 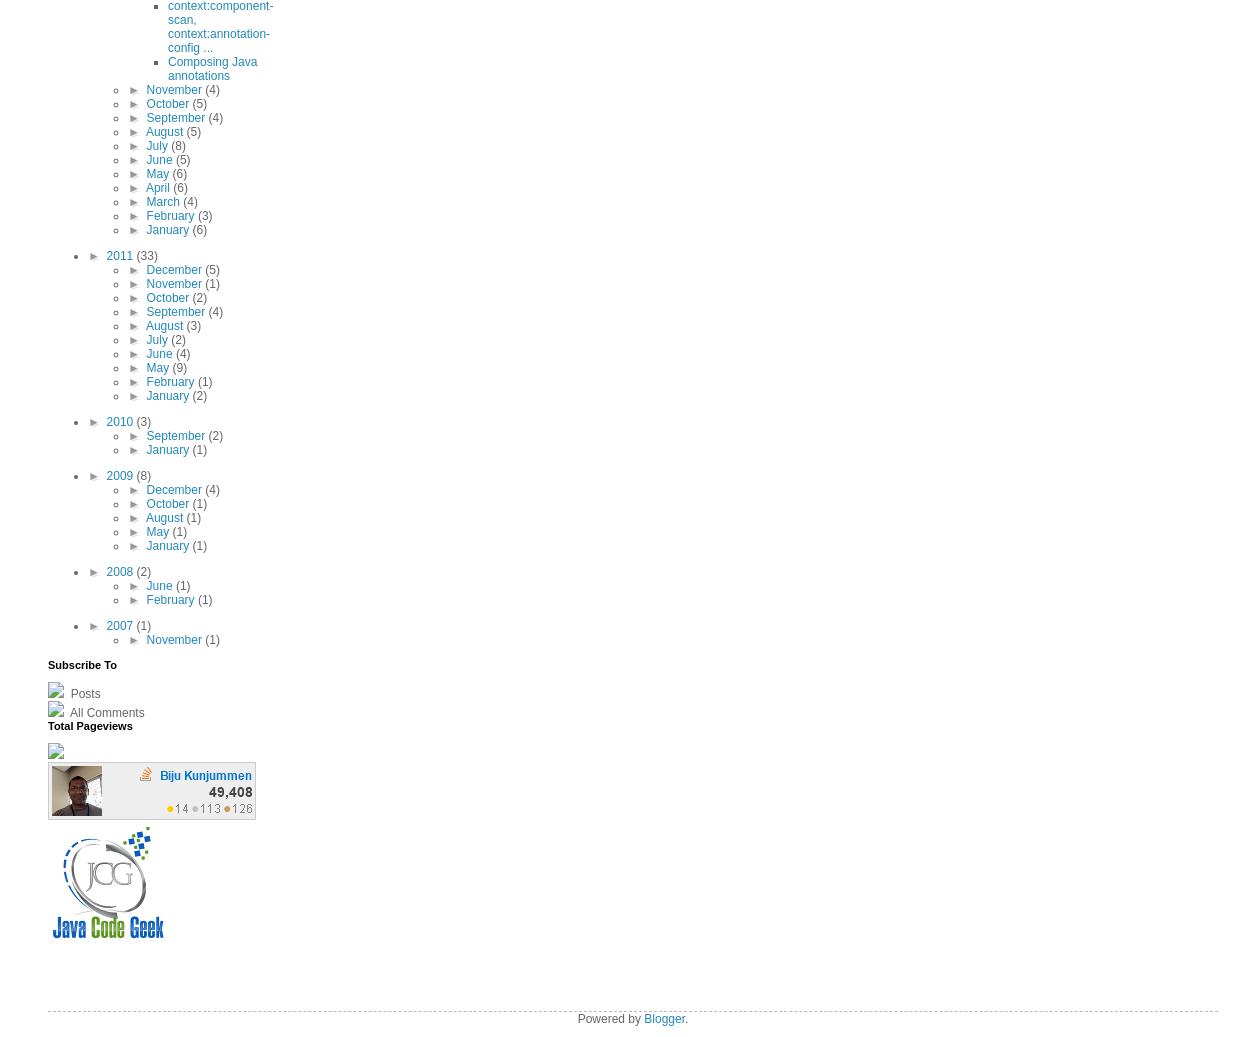 What do you see at coordinates (105, 713) in the screenshot?
I see `'All Comments'` at bounding box center [105, 713].